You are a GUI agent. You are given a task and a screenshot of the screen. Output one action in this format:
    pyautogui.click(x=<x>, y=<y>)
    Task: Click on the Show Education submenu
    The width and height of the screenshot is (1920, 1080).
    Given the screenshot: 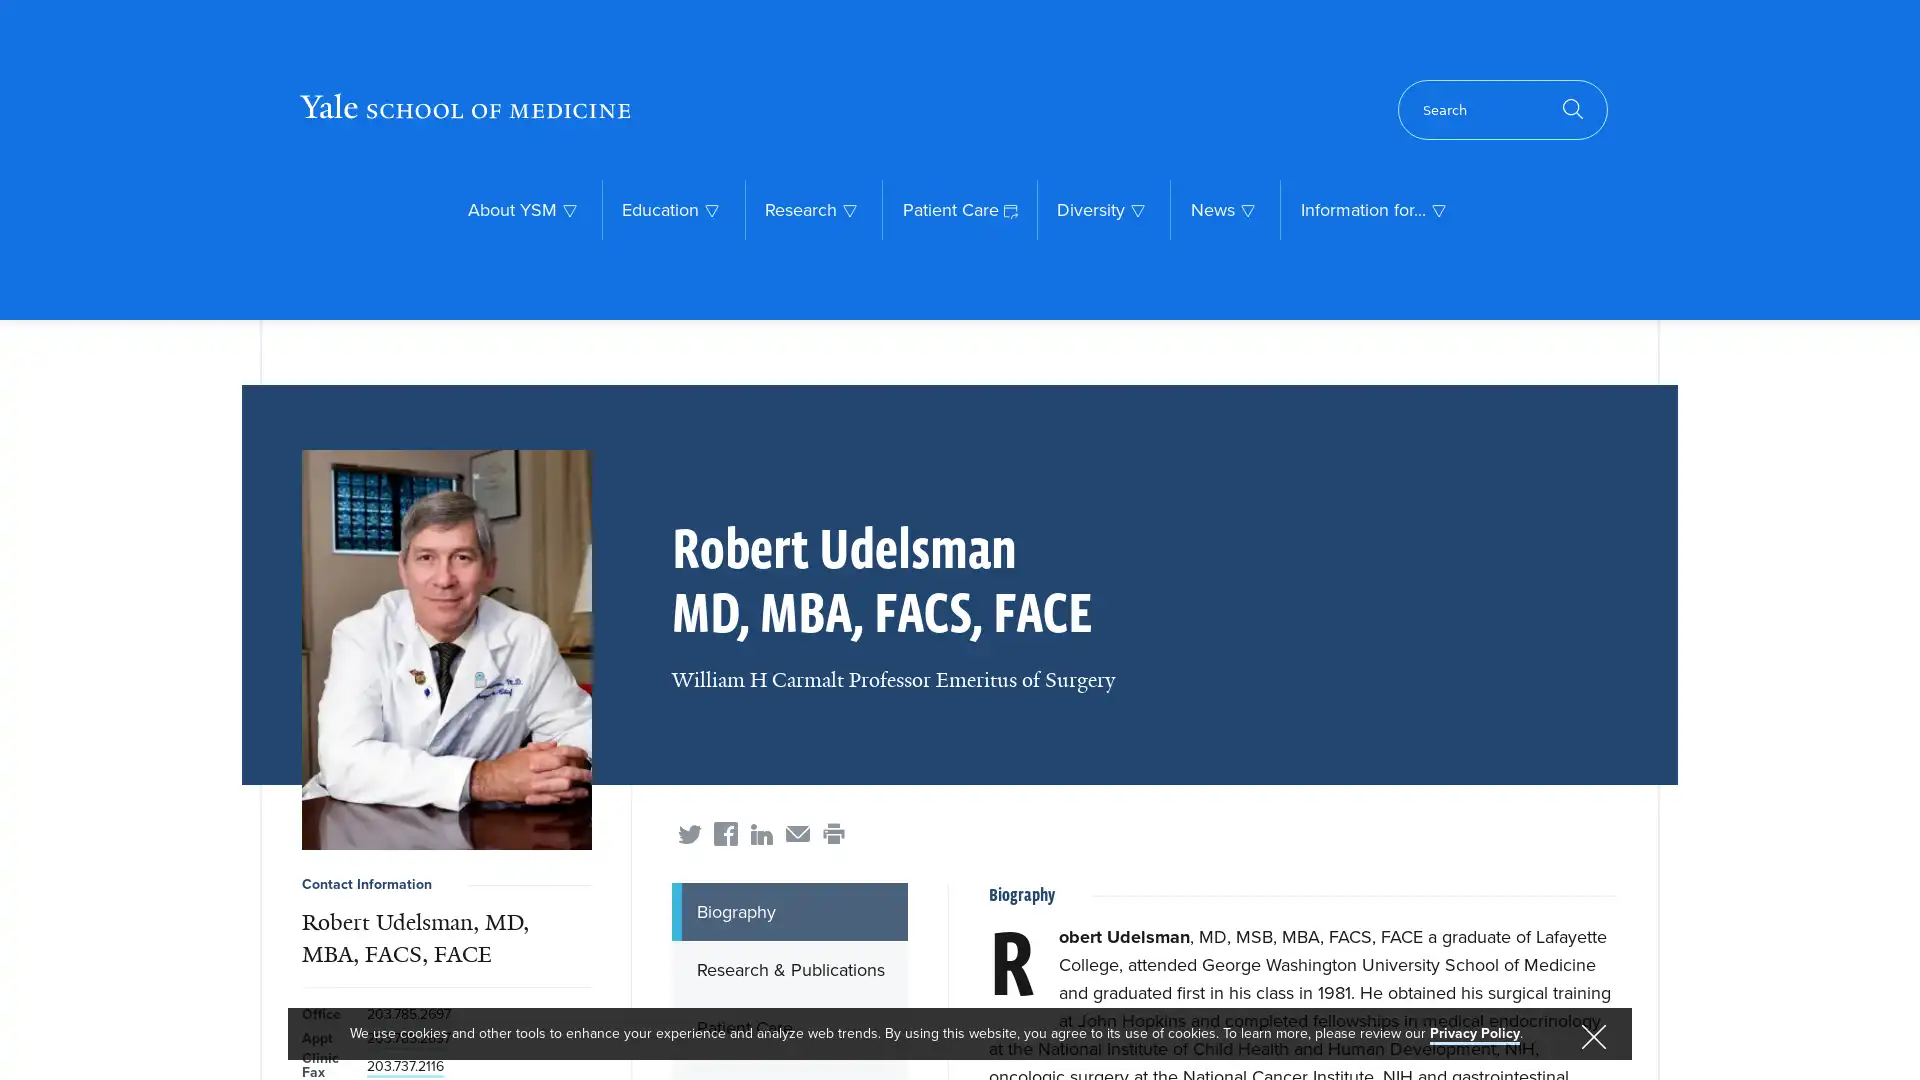 What is the action you would take?
    pyautogui.click(x=711, y=209)
    